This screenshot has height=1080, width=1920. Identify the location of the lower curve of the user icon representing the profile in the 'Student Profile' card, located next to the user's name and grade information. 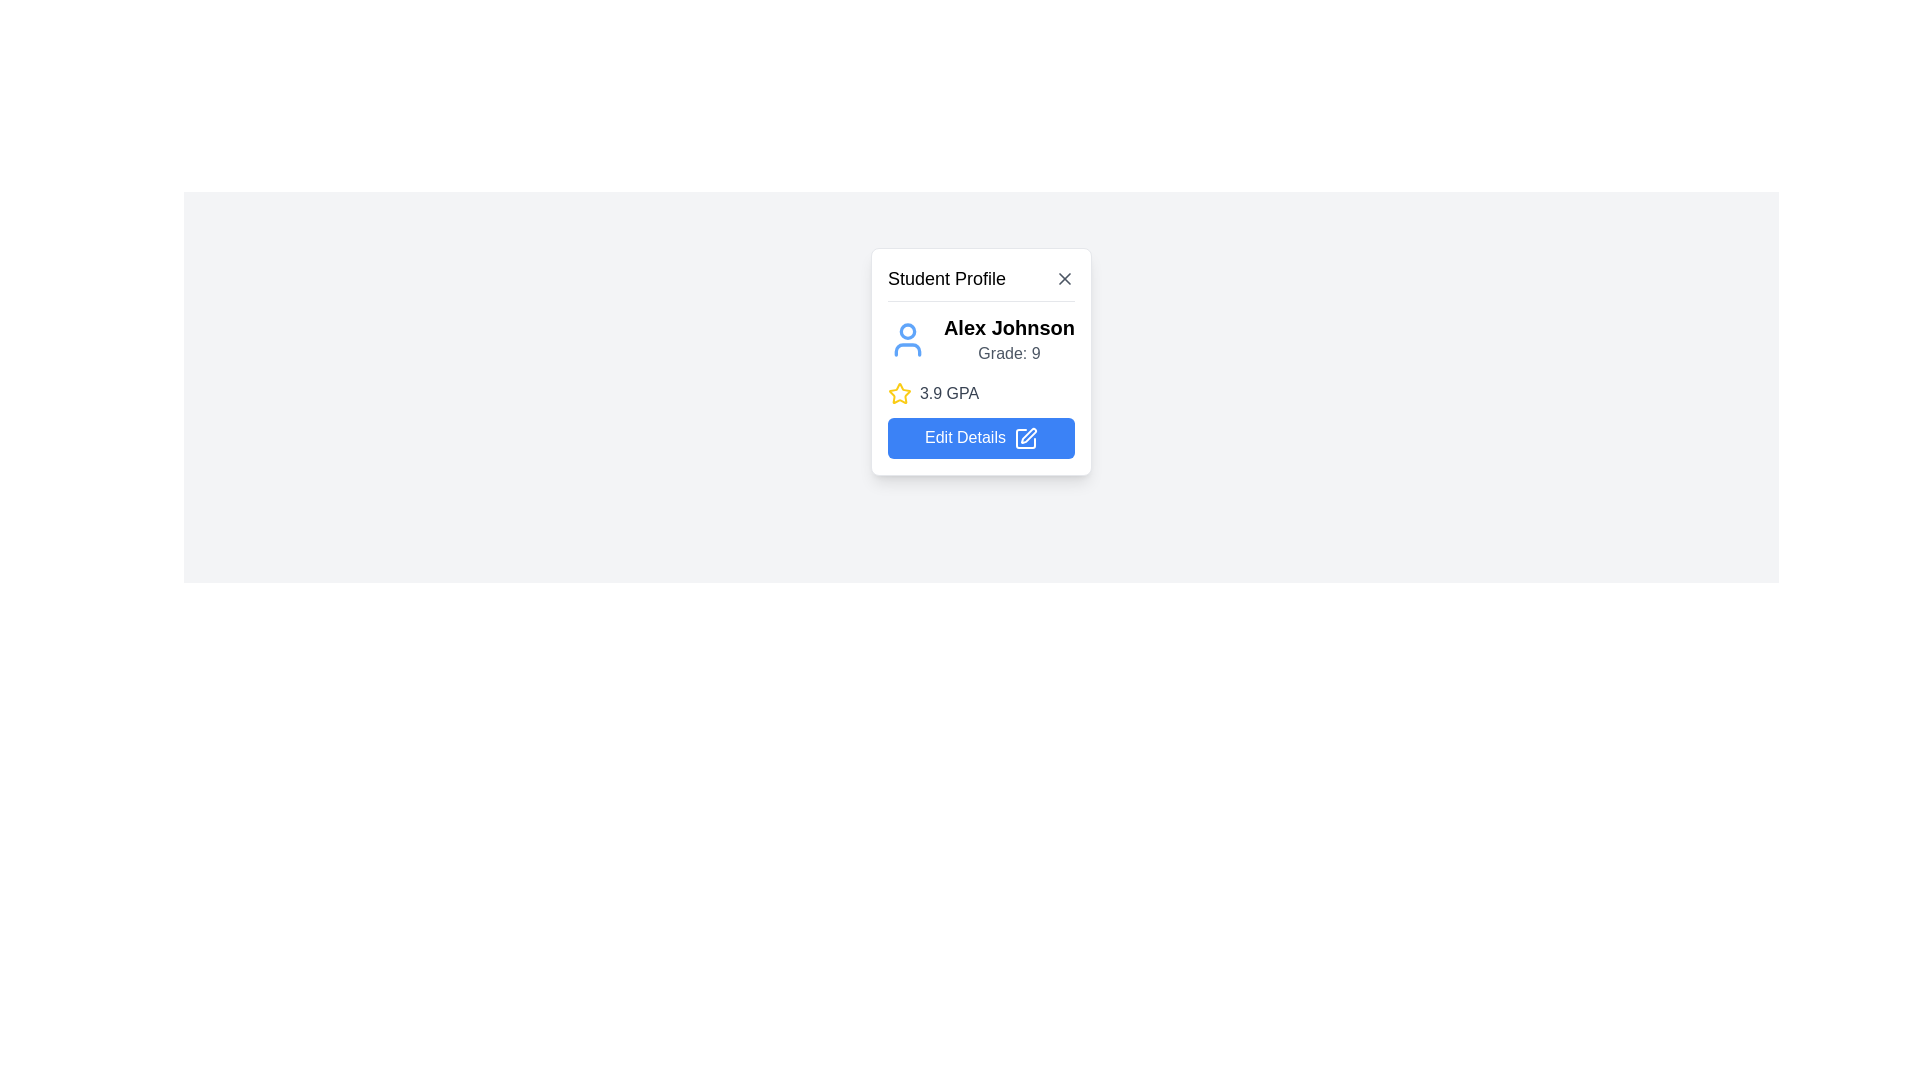
(906, 349).